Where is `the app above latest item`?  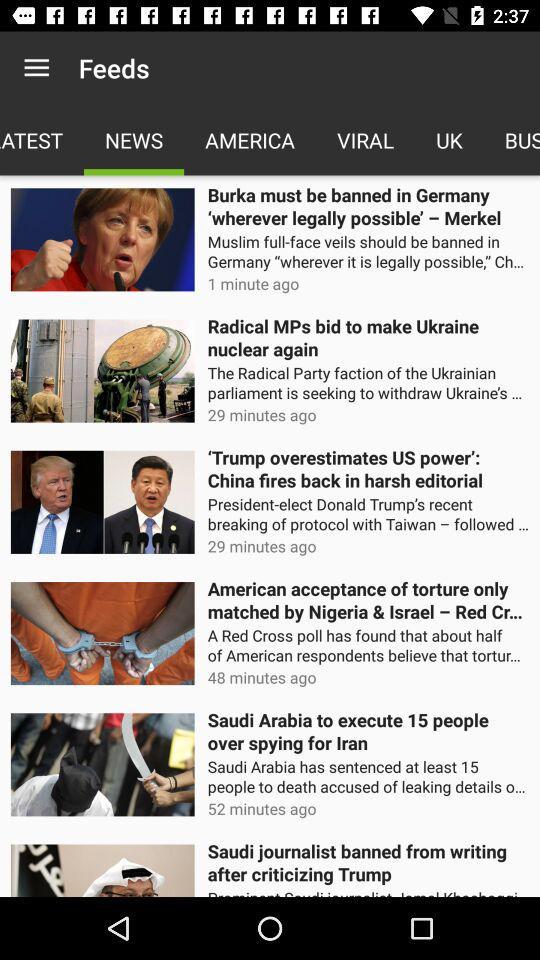 the app above latest item is located at coordinates (36, 68).